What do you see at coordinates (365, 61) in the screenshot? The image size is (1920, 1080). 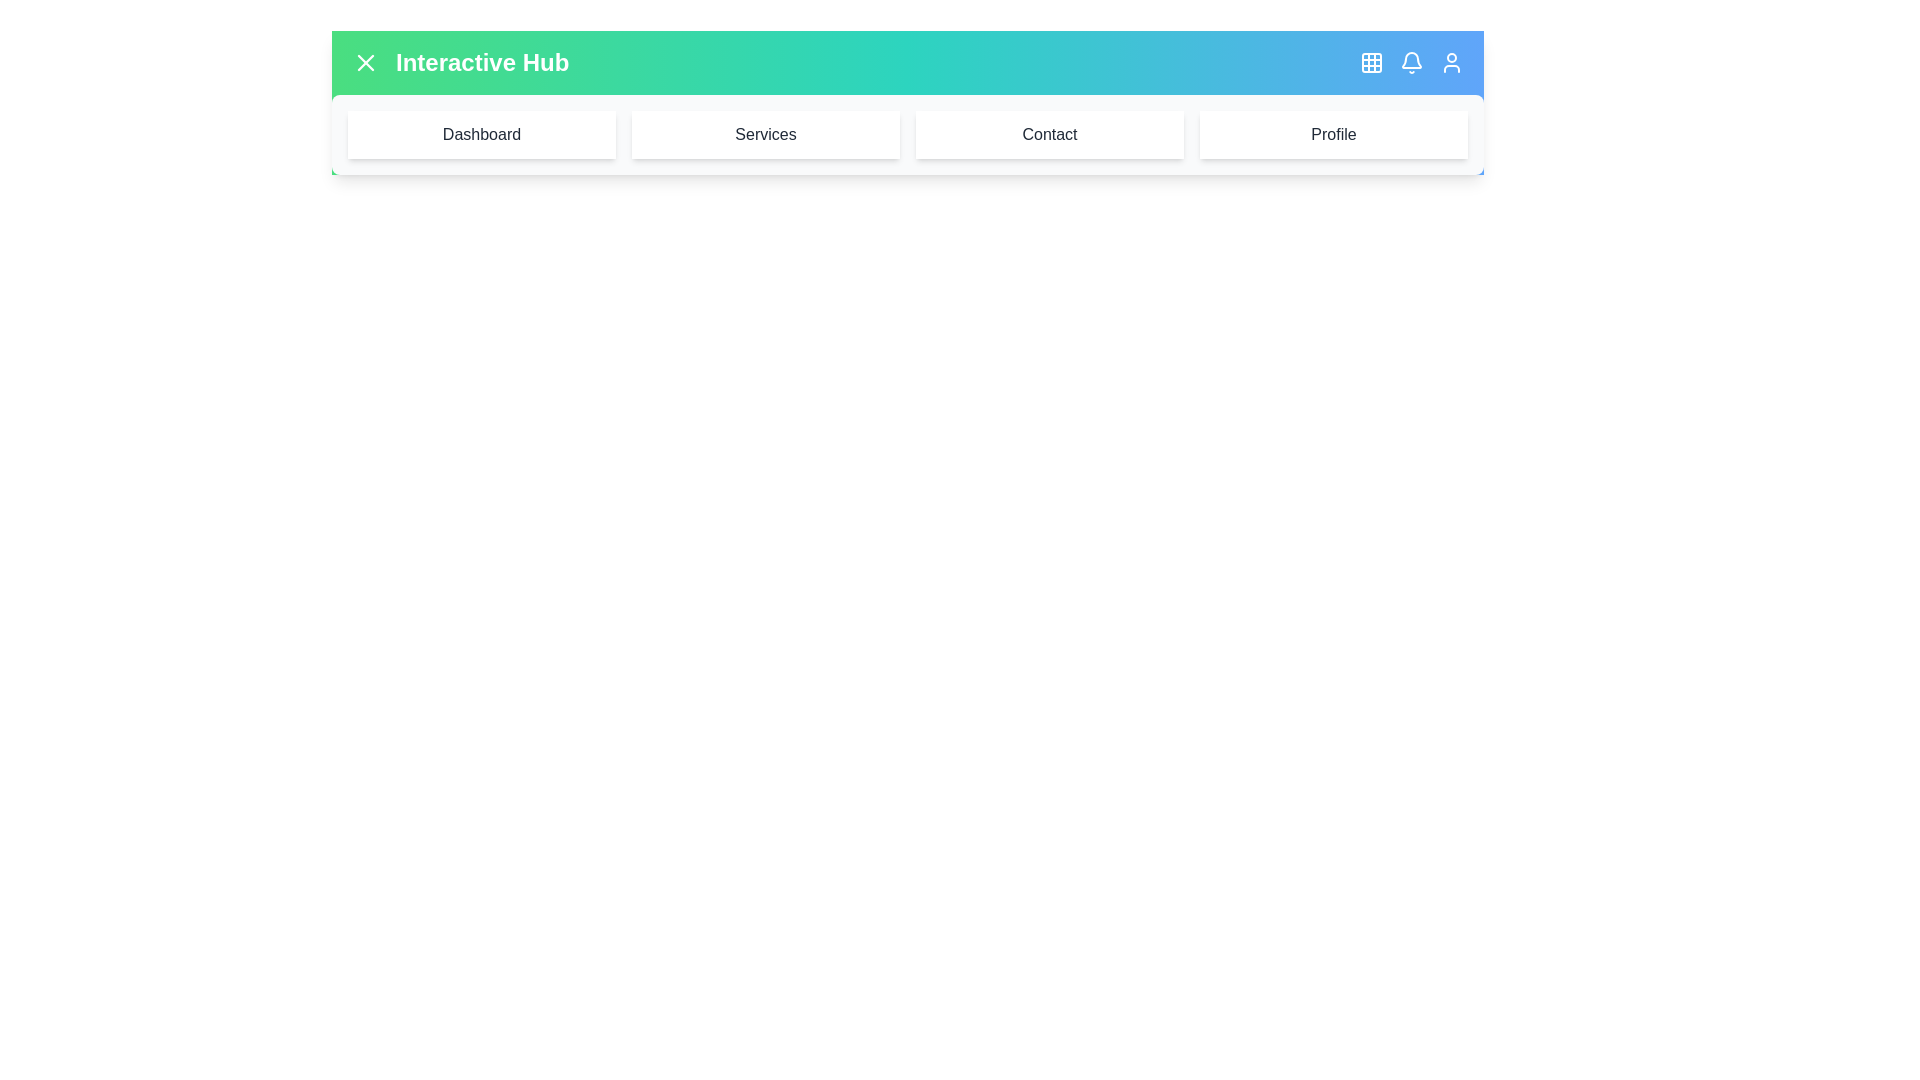 I see `menu button to toggle the menu visibility` at bounding box center [365, 61].